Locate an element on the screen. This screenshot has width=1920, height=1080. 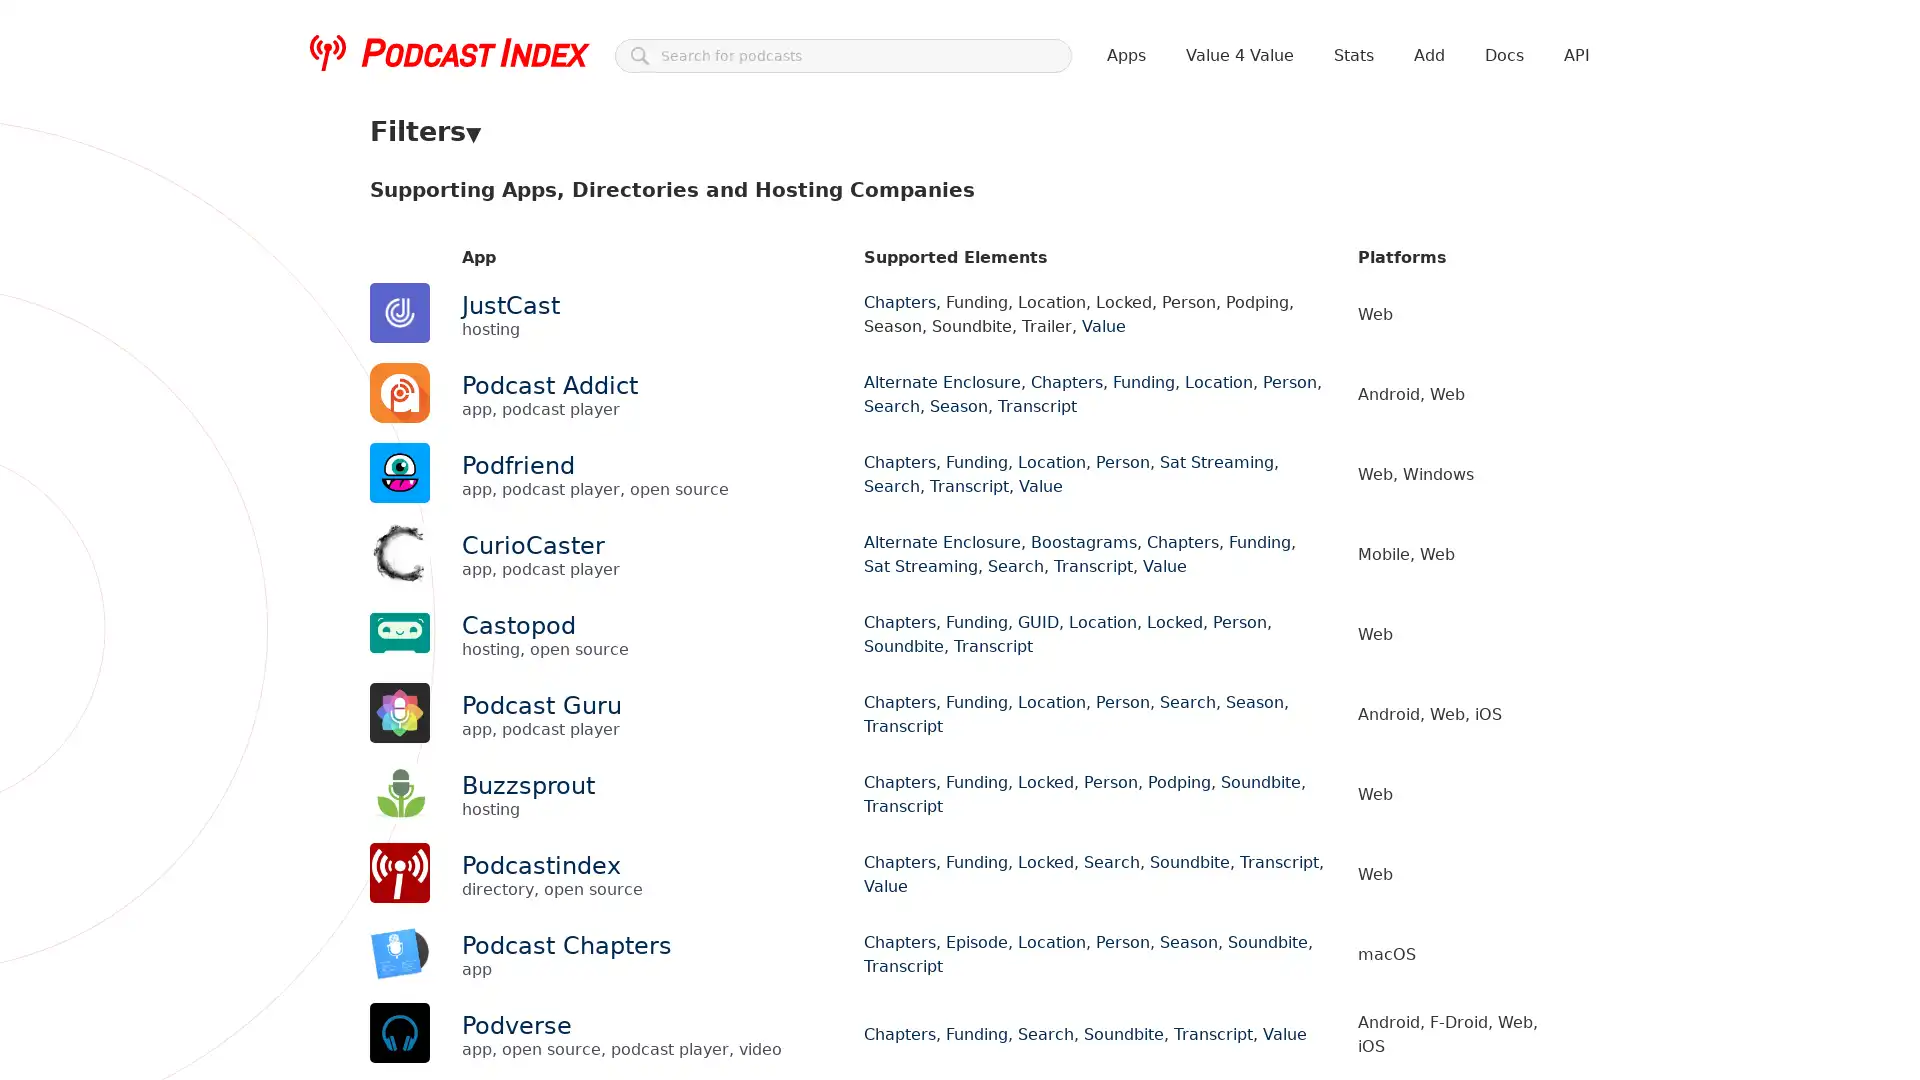
F-Droid is located at coordinates (875, 410).